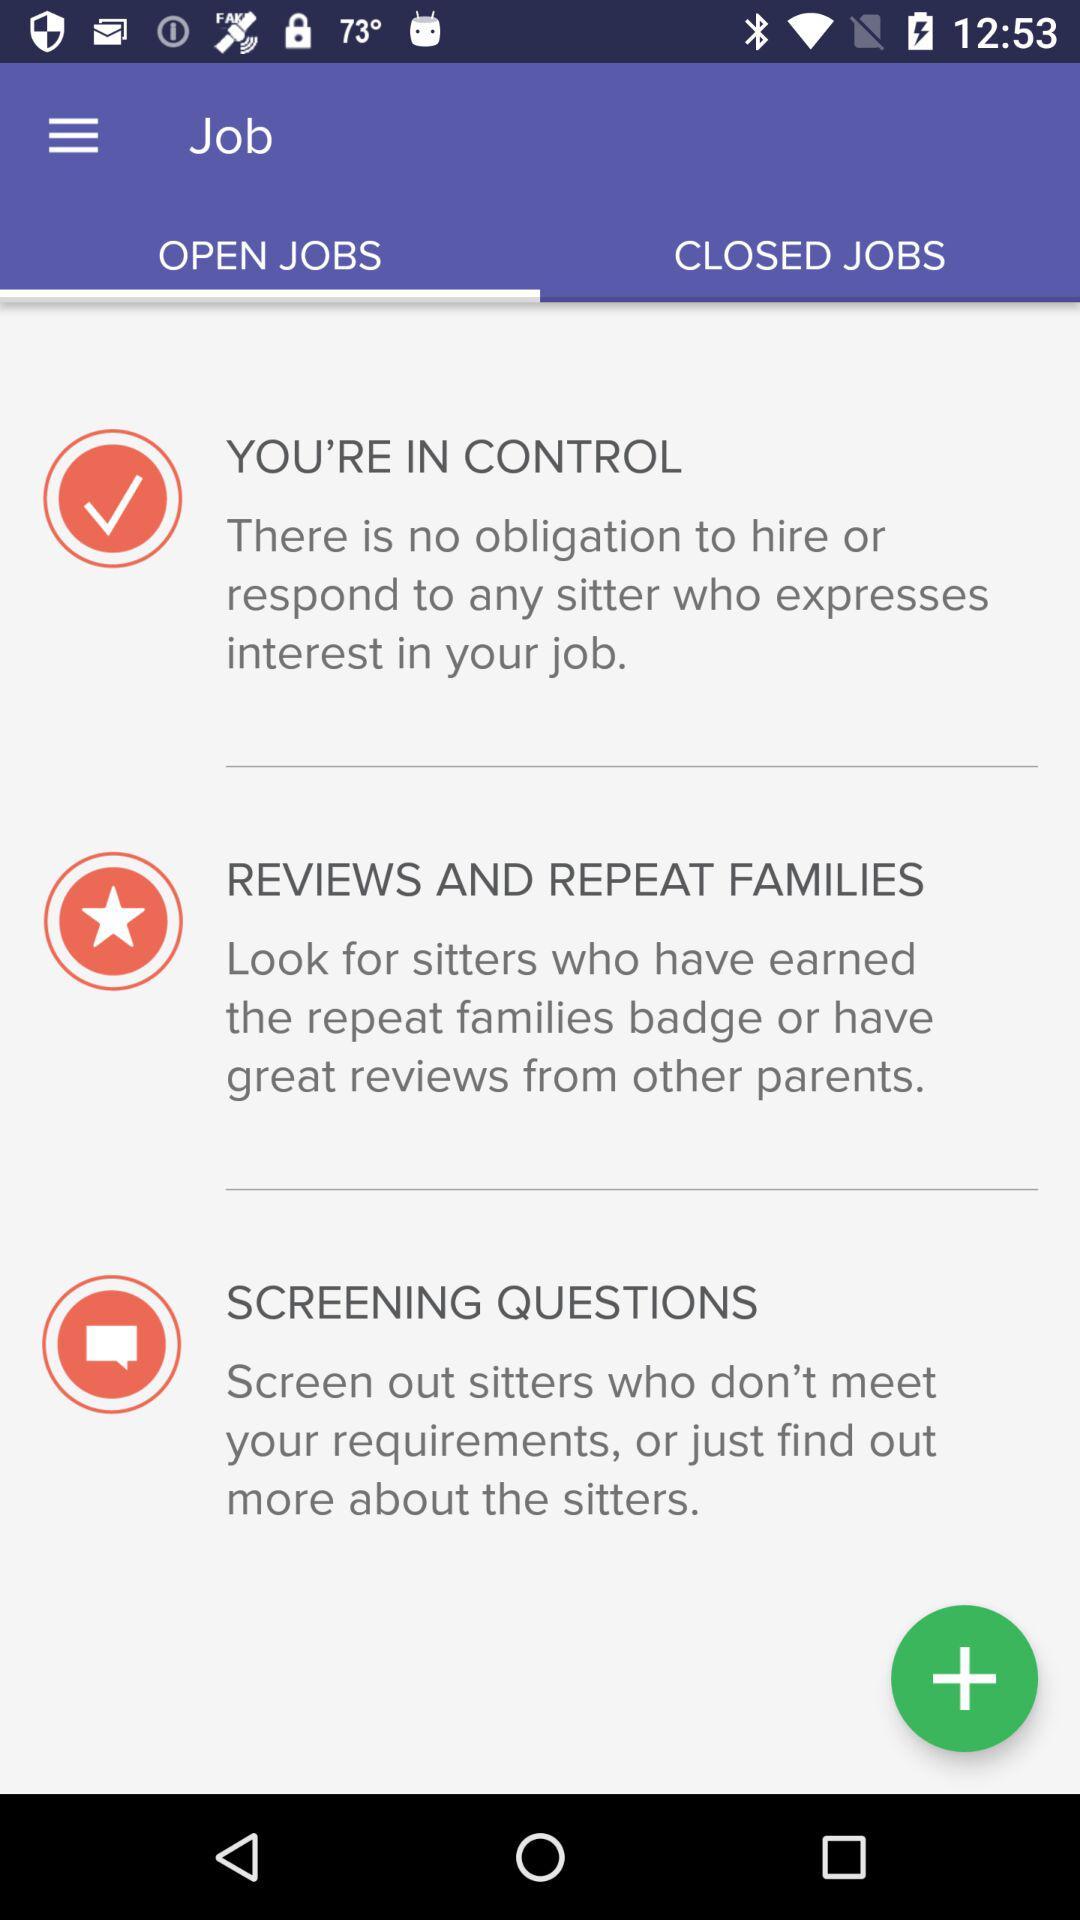 Image resolution: width=1080 pixels, height=1920 pixels. What do you see at coordinates (270, 255) in the screenshot?
I see `the item next to the closed jobs icon` at bounding box center [270, 255].